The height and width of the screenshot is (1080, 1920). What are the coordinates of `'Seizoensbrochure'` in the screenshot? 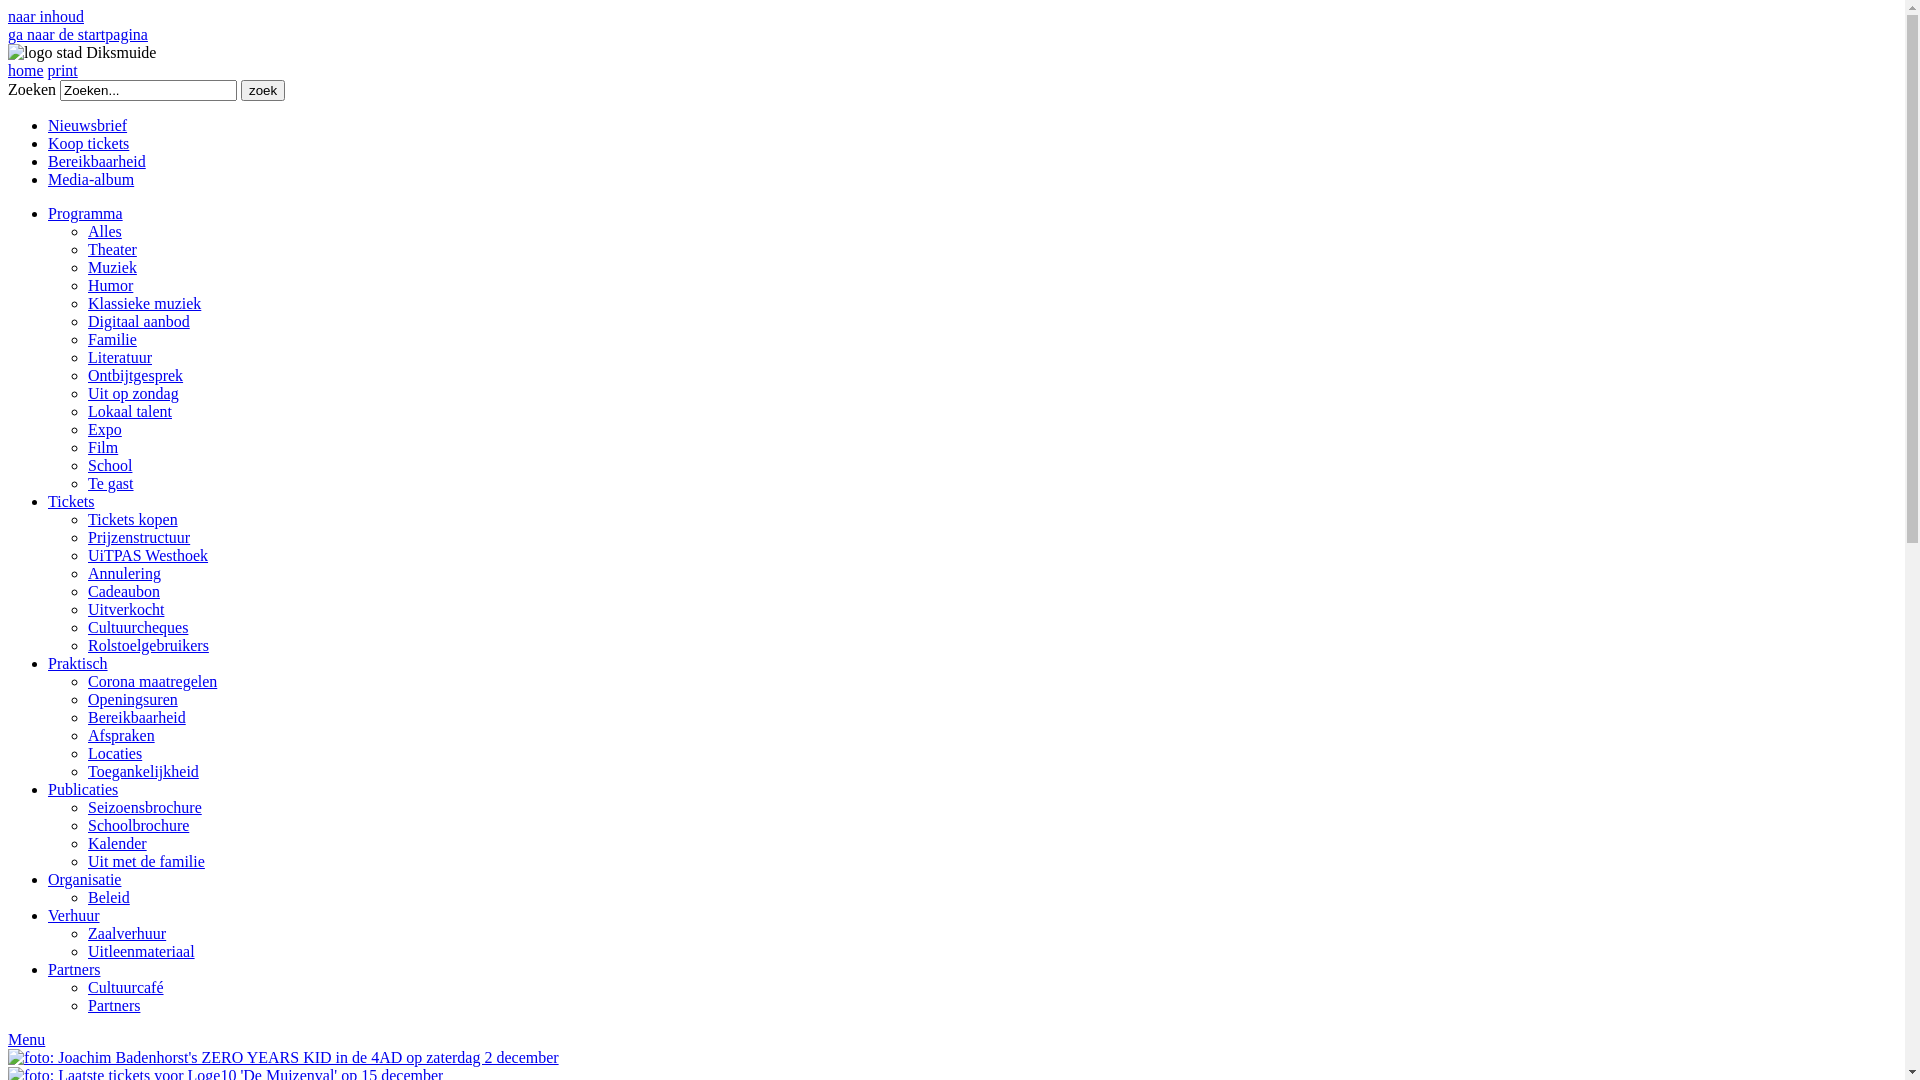 It's located at (143, 806).